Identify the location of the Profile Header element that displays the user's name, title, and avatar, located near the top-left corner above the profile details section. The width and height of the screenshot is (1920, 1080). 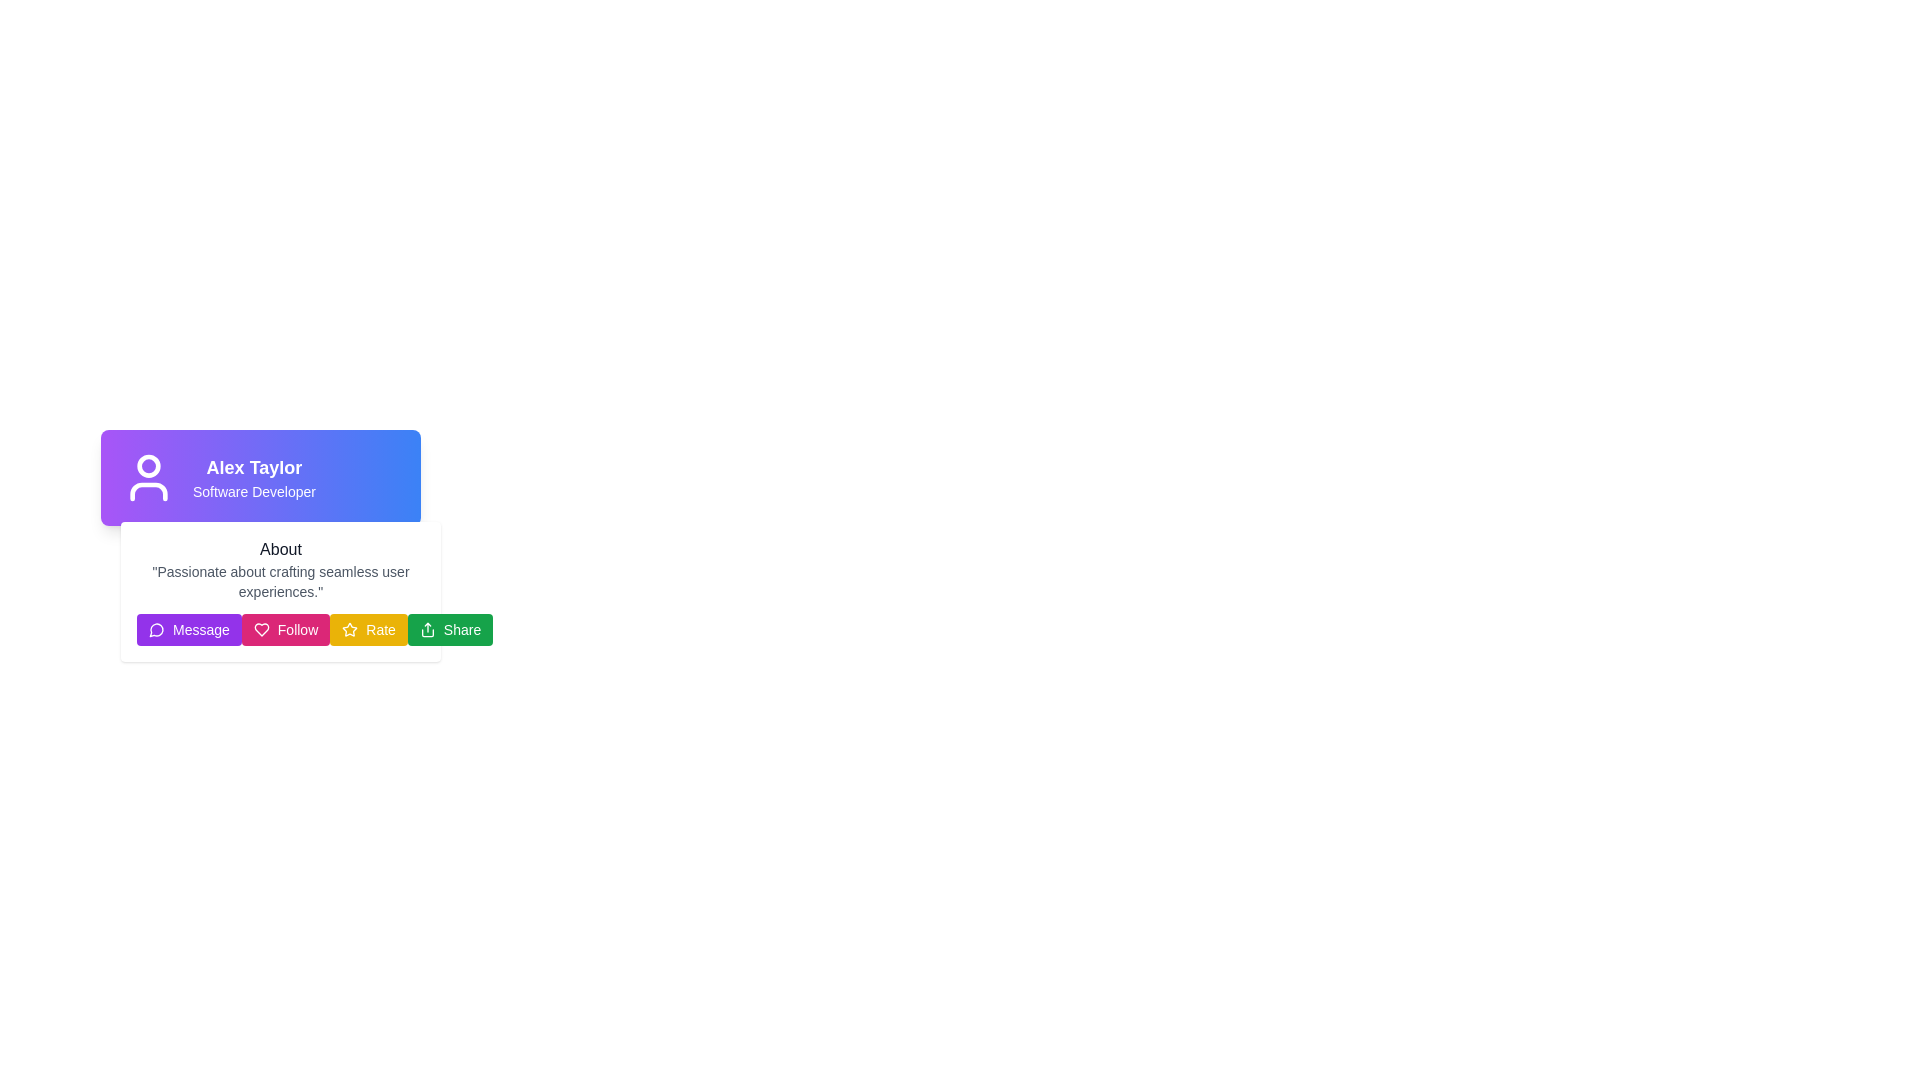
(259, 478).